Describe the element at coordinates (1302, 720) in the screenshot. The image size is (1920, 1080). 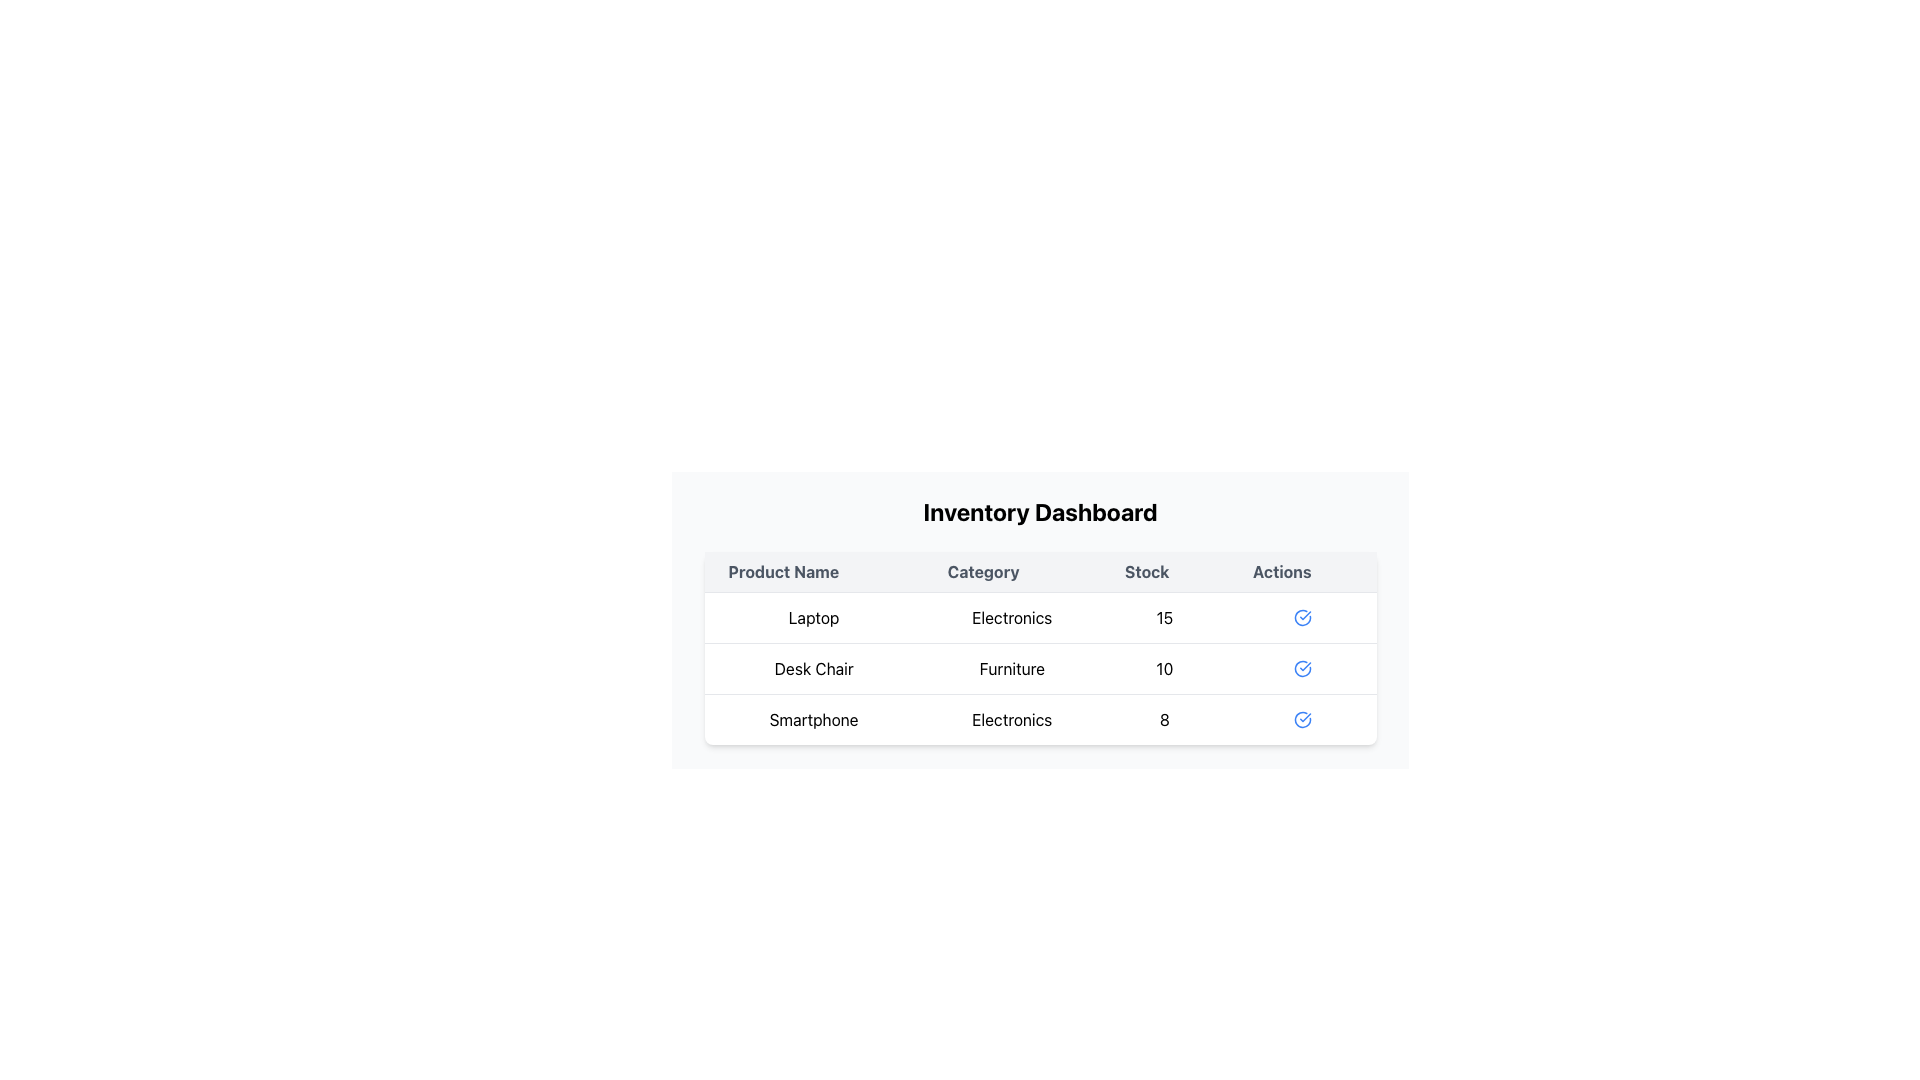
I see `the circular blue icon button with a check mark, the third icon in the 'Actions' column of the table` at that location.